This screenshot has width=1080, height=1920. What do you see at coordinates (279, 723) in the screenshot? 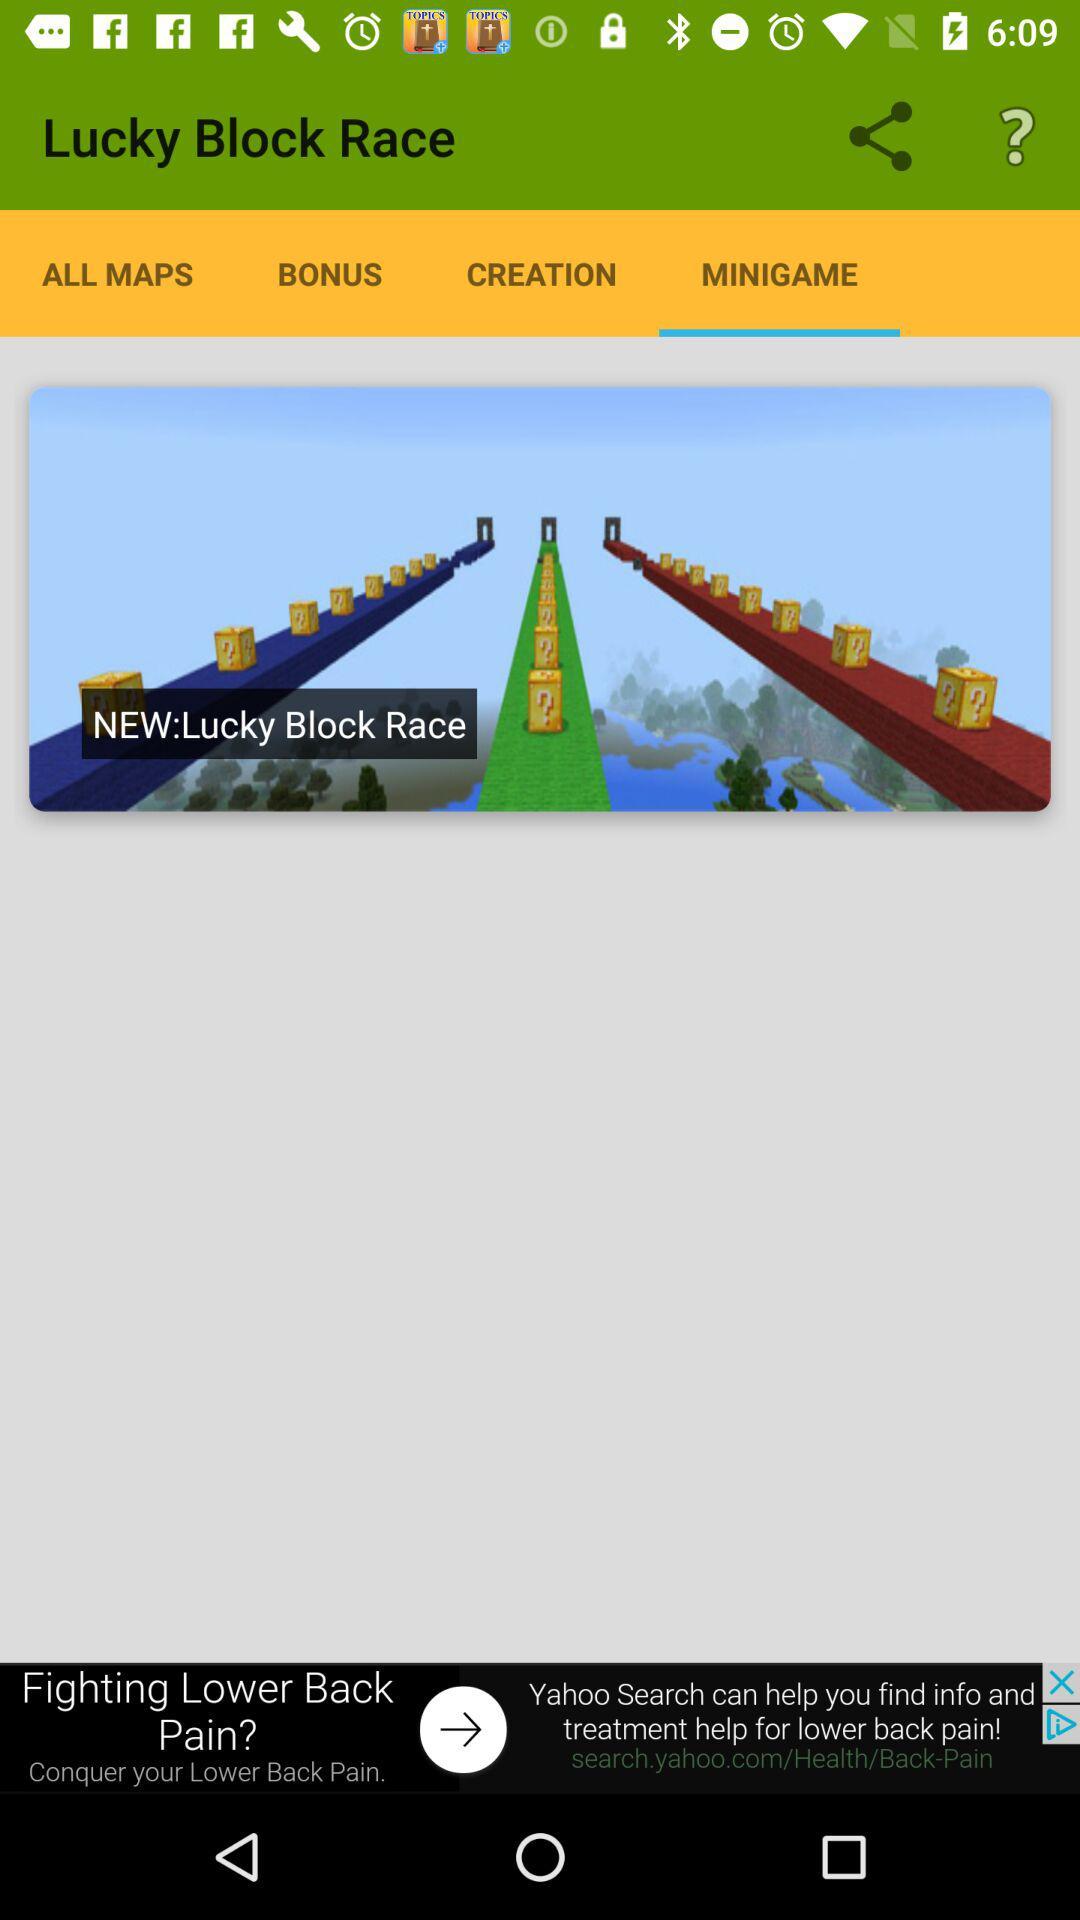
I see `the text which is in the image` at bounding box center [279, 723].